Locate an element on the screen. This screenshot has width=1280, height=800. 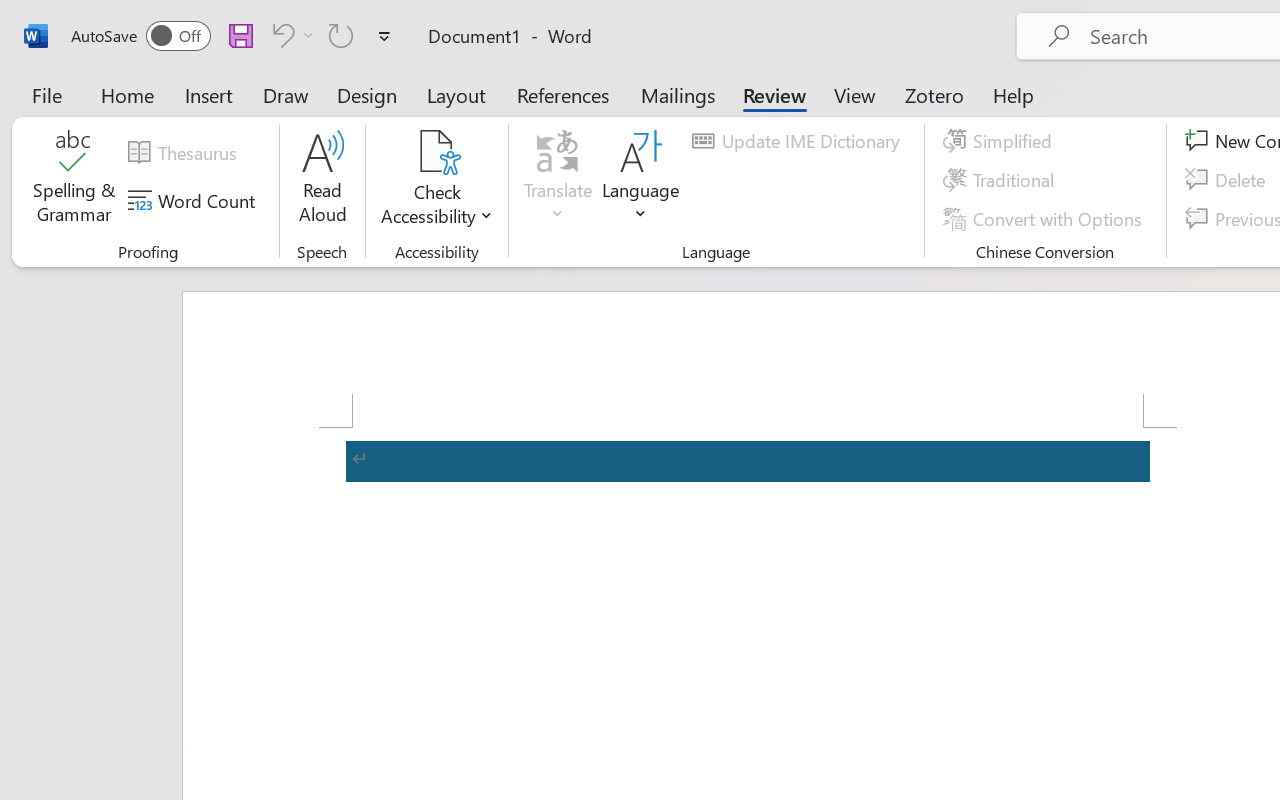
'Undo Apply Quick Style Set' is located at coordinates (289, 34).